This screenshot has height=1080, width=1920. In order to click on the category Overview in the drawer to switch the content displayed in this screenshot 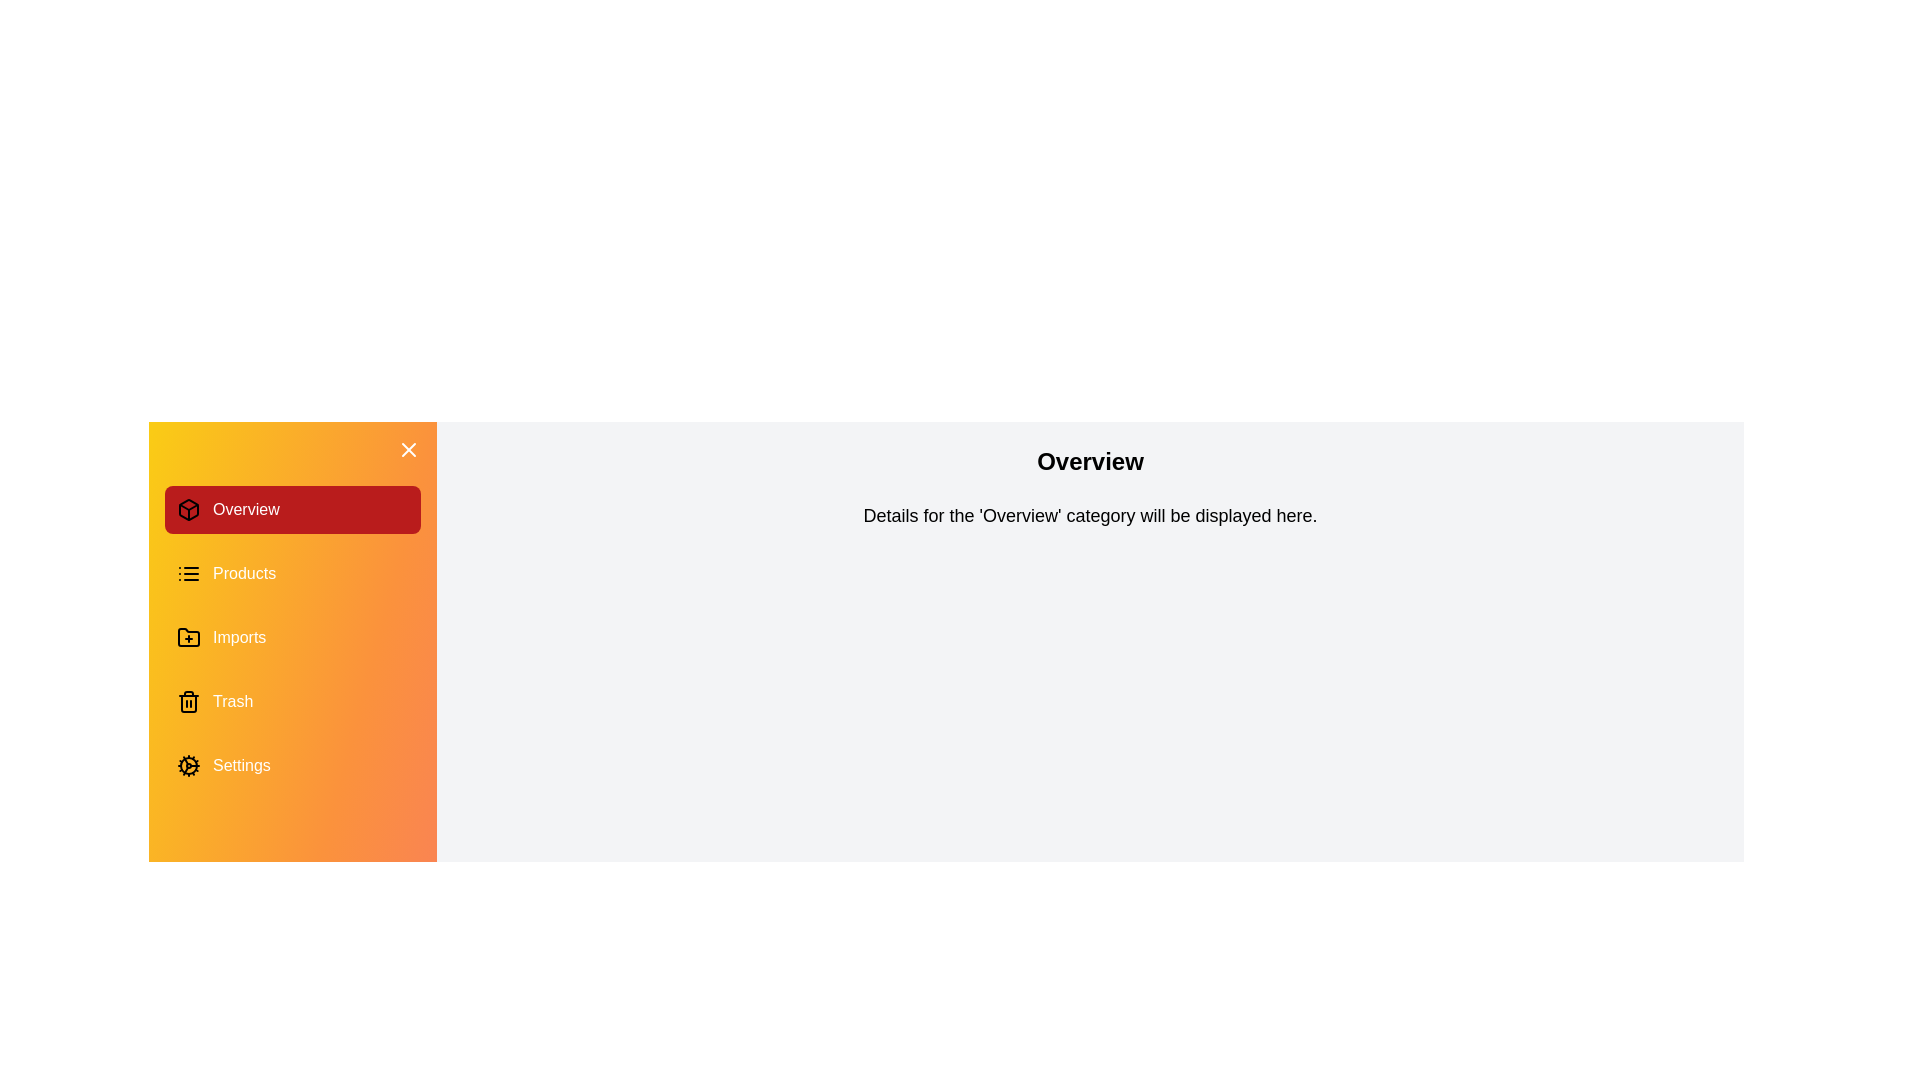, I will do `click(291, 508)`.